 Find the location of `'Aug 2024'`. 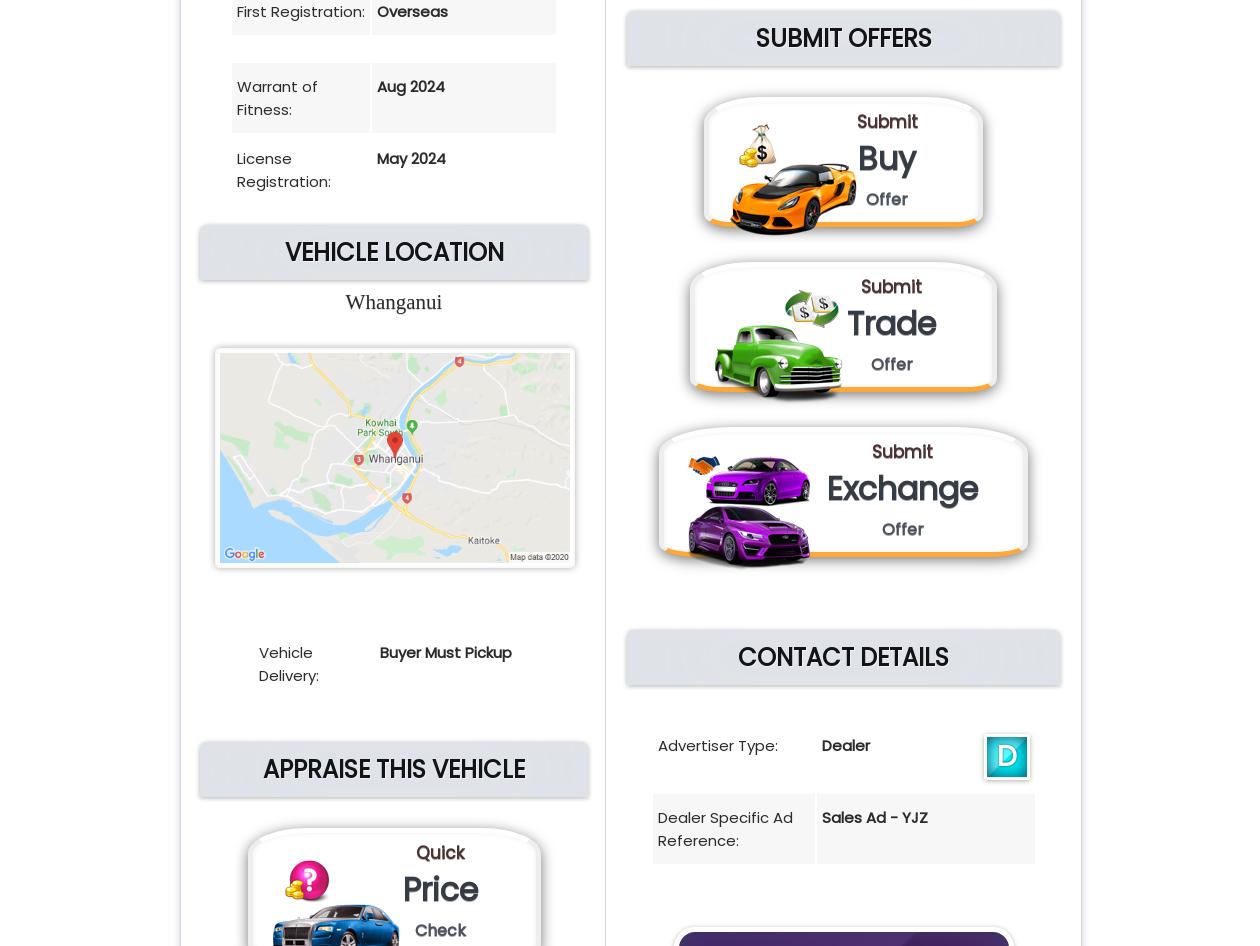

'Aug 2024' is located at coordinates (411, 85).